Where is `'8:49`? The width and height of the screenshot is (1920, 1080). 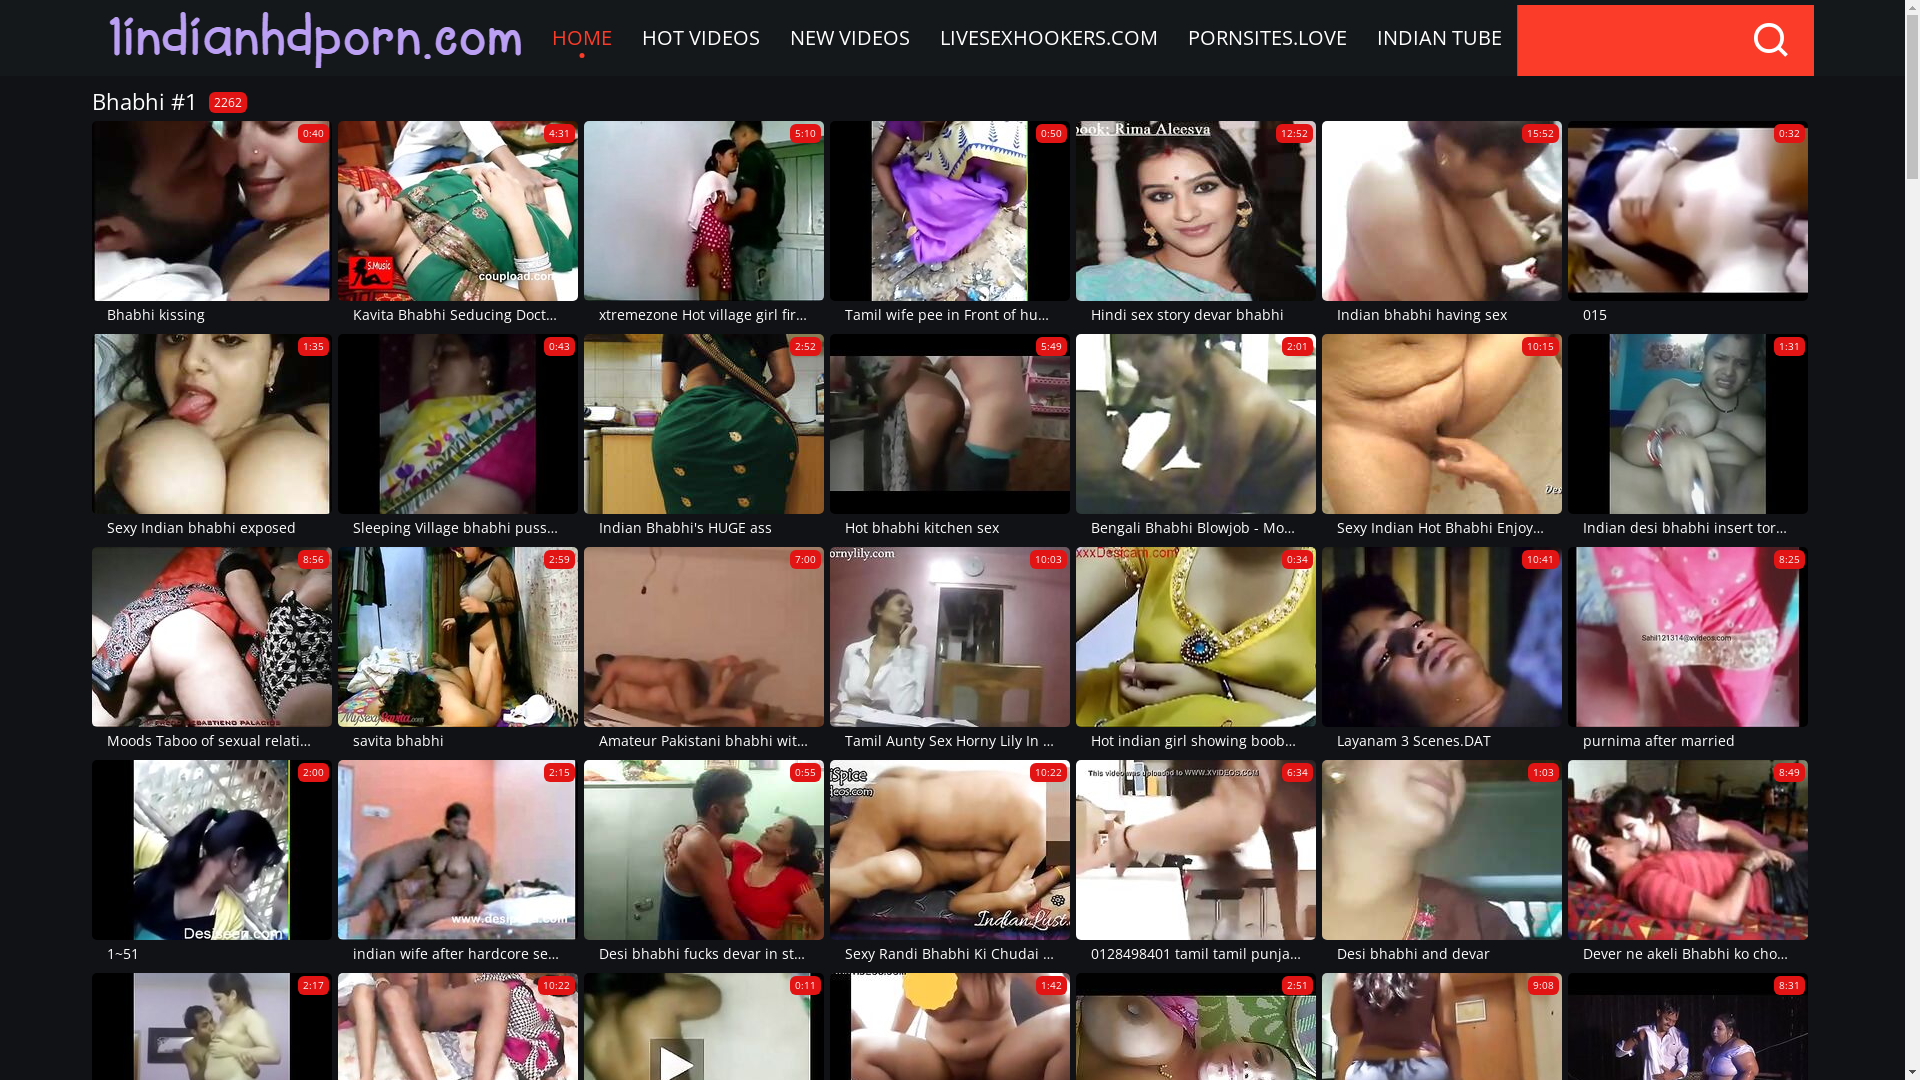
'8:49 is located at coordinates (1687, 862).